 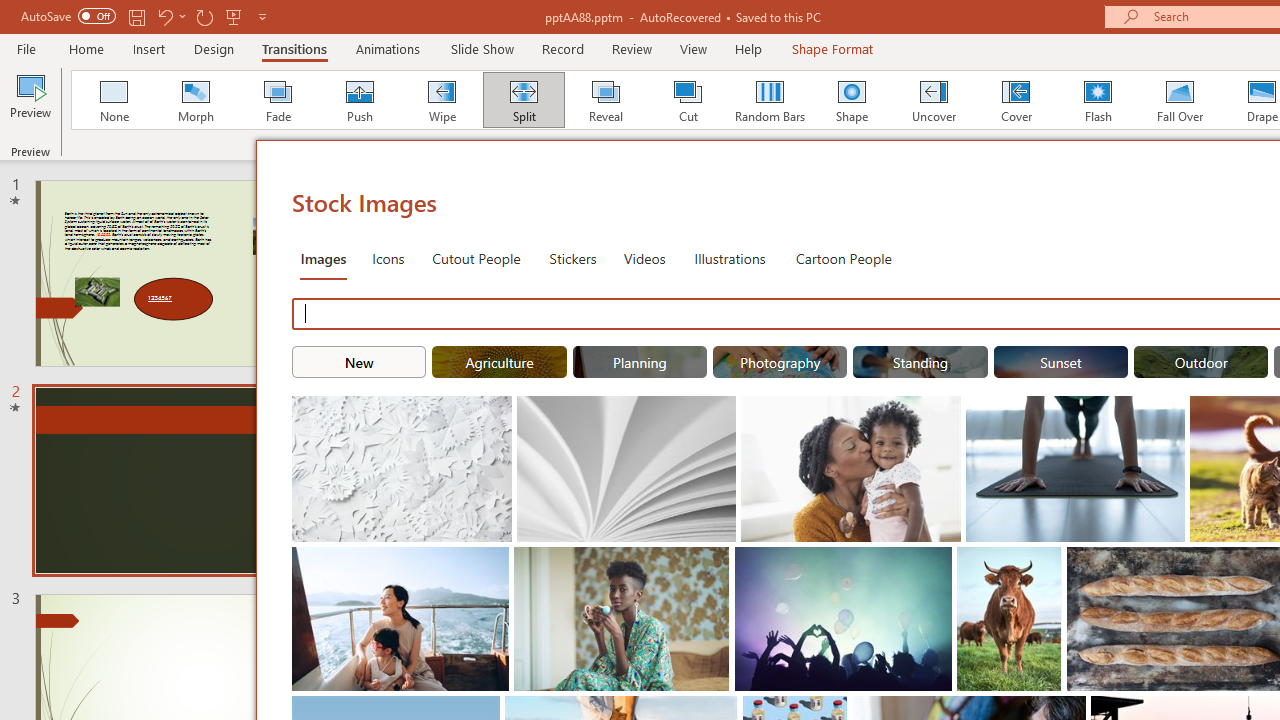 I want to click on '"New" Stock Images.', so click(x=359, y=362).